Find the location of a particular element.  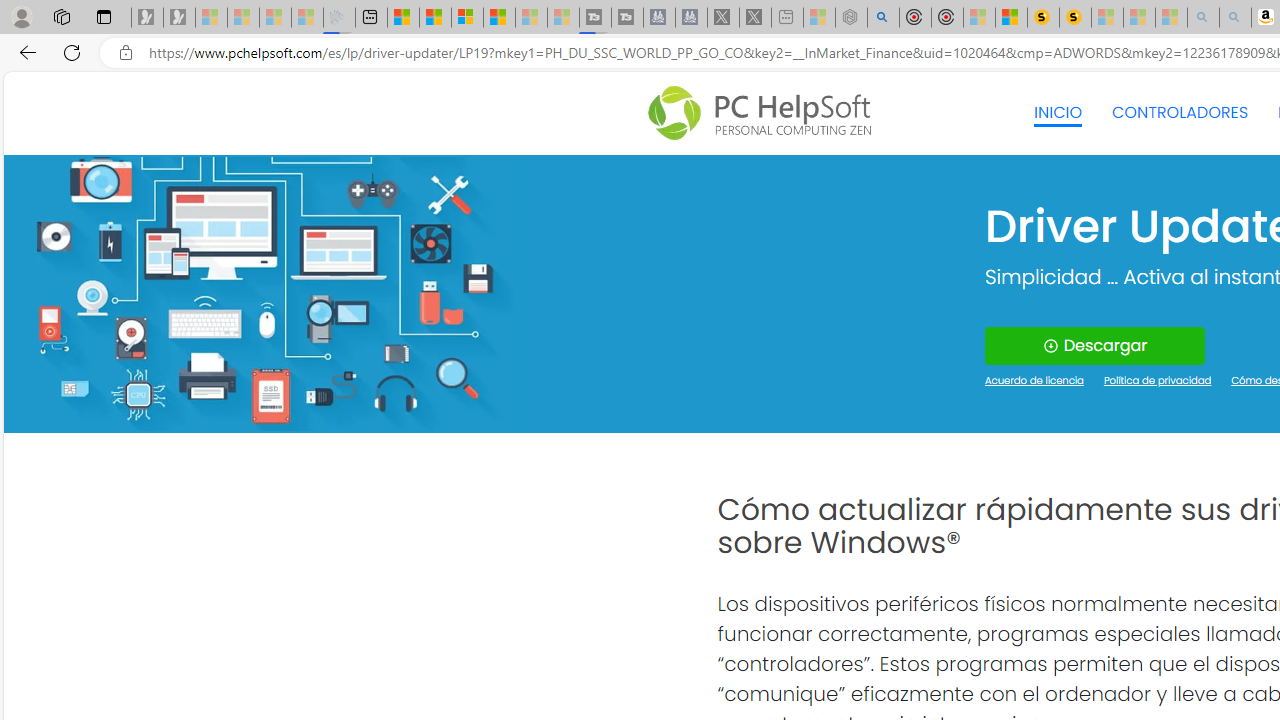

'Download Icon' is located at coordinates (1049, 345).